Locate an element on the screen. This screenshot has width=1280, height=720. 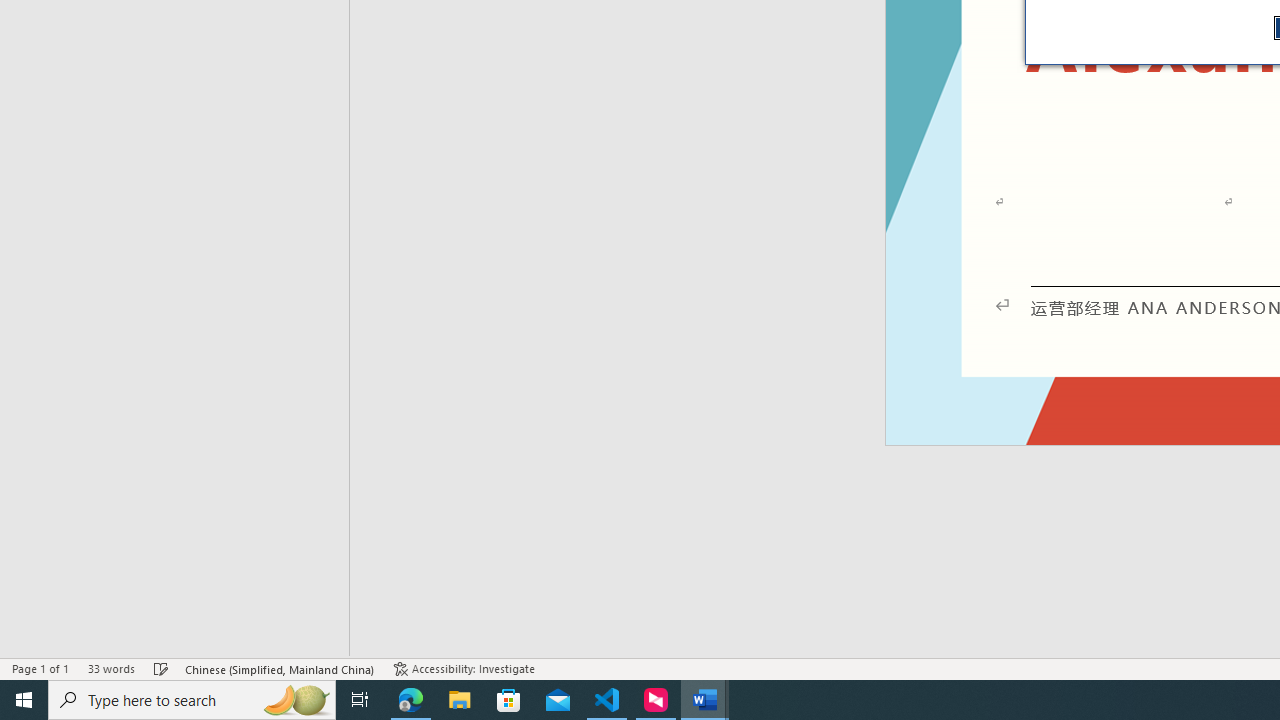
'Visual Studio Code - 1 running window' is located at coordinates (606, 698).